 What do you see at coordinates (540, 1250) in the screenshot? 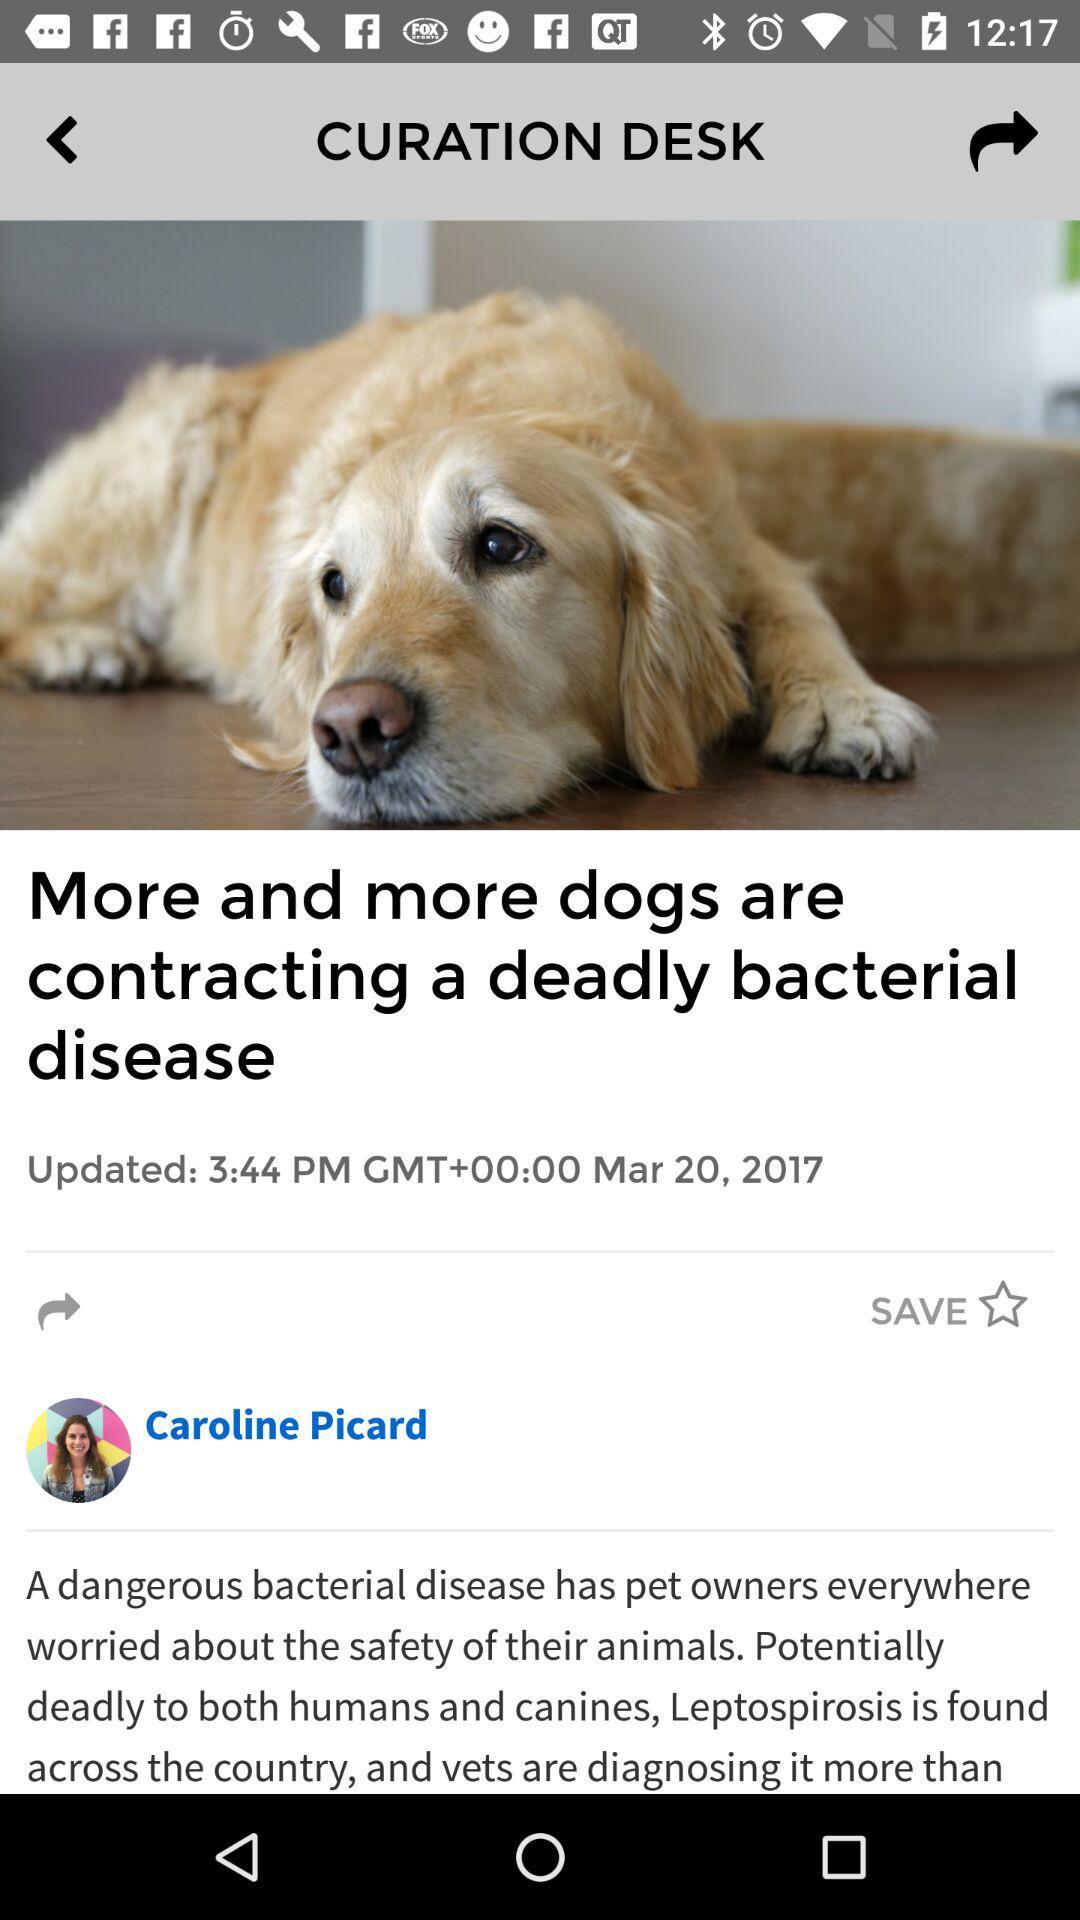
I see `icon below updated 3 44 item` at bounding box center [540, 1250].